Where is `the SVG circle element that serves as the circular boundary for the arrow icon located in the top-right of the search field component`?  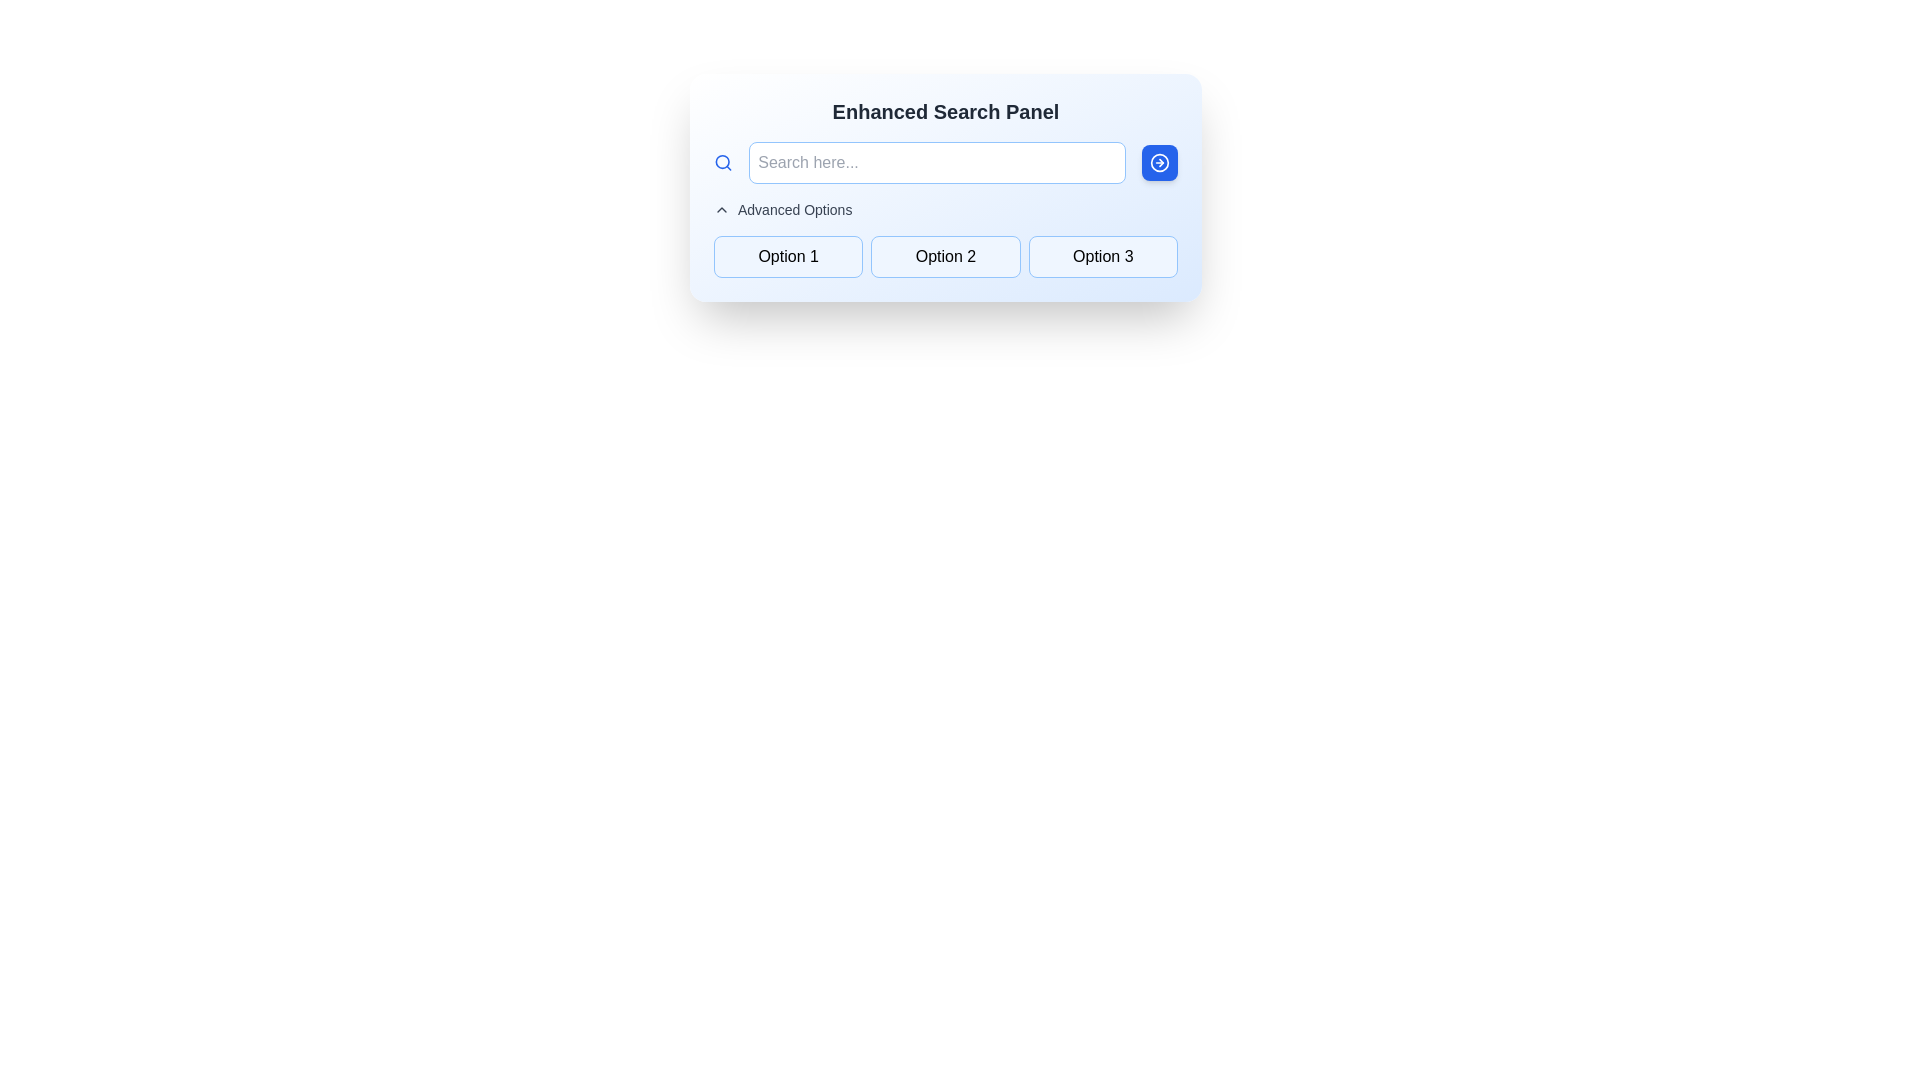
the SVG circle element that serves as the circular boundary for the arrow icon located in the top-right of the search field component is located at coordinates (1160, 161).